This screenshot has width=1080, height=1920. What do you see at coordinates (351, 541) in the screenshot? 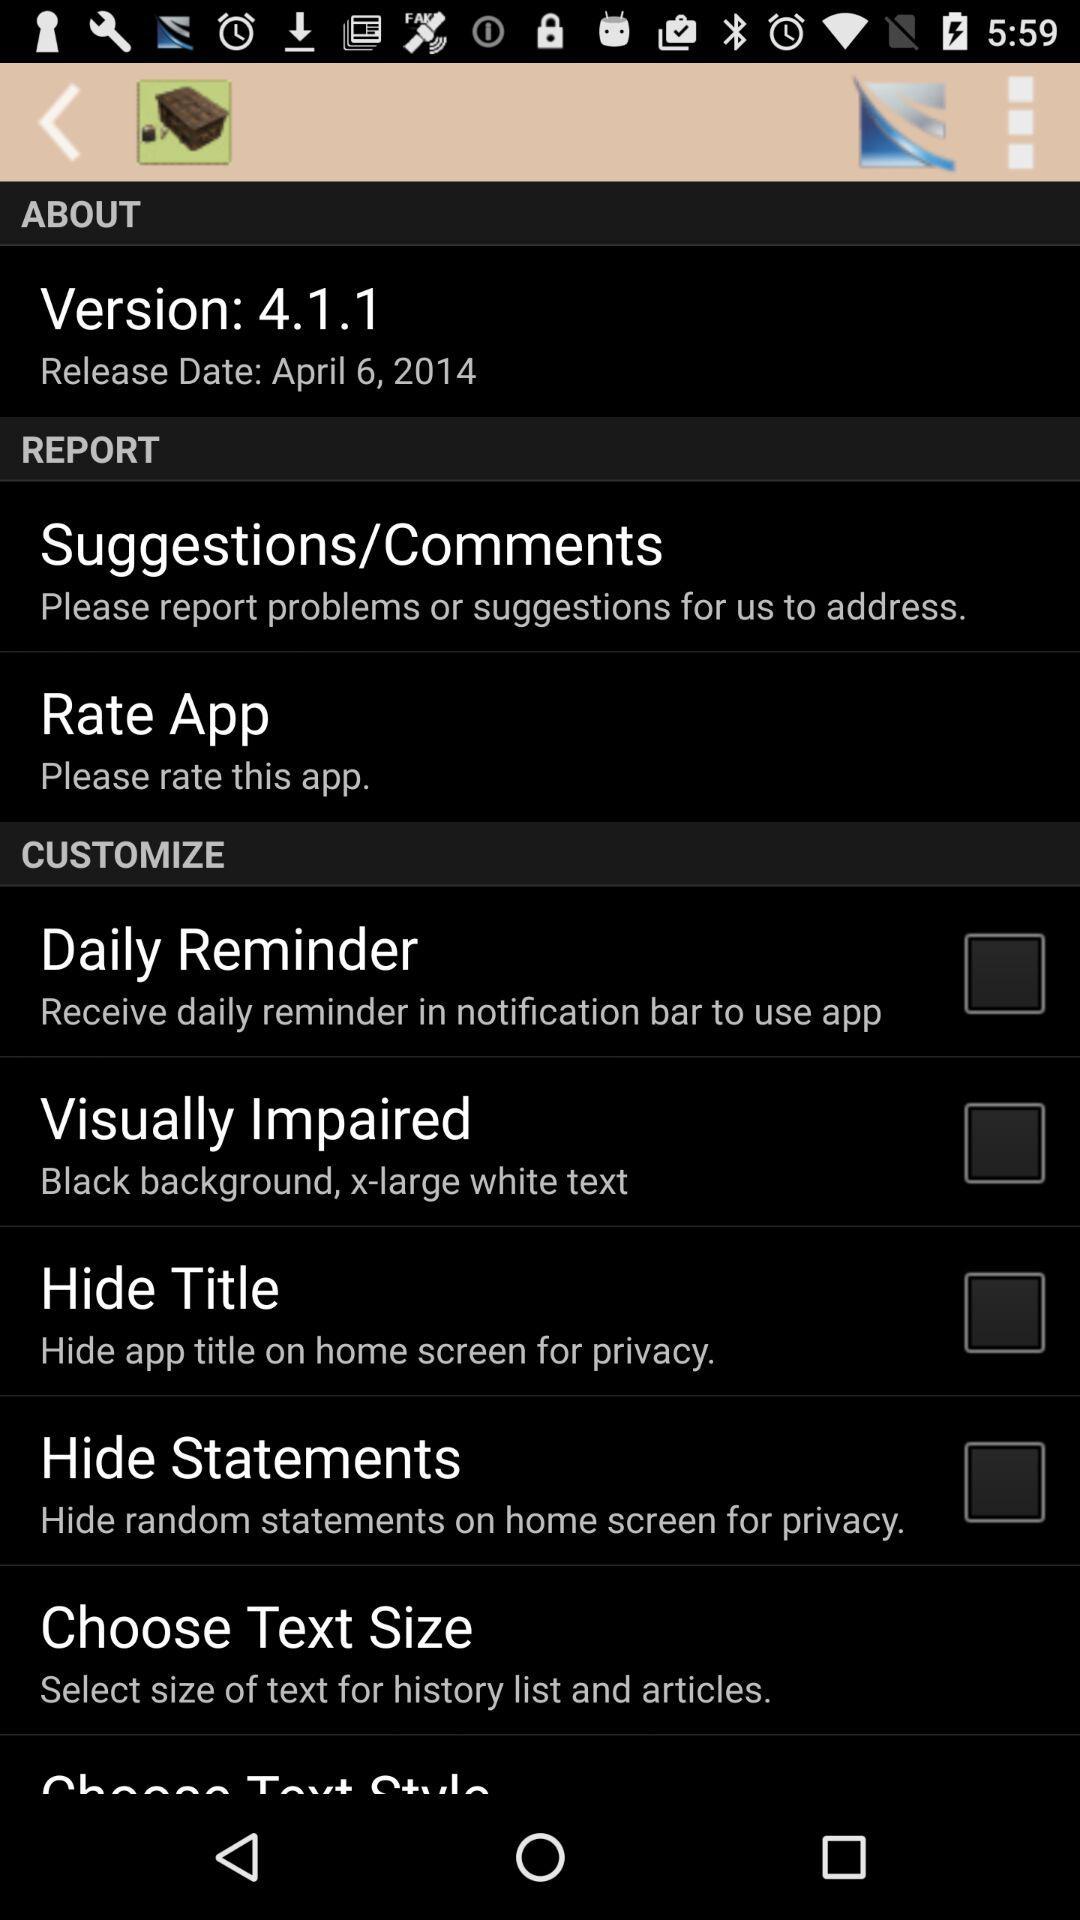
I see `item above the please report problems item` at bounding box center [351, 541].